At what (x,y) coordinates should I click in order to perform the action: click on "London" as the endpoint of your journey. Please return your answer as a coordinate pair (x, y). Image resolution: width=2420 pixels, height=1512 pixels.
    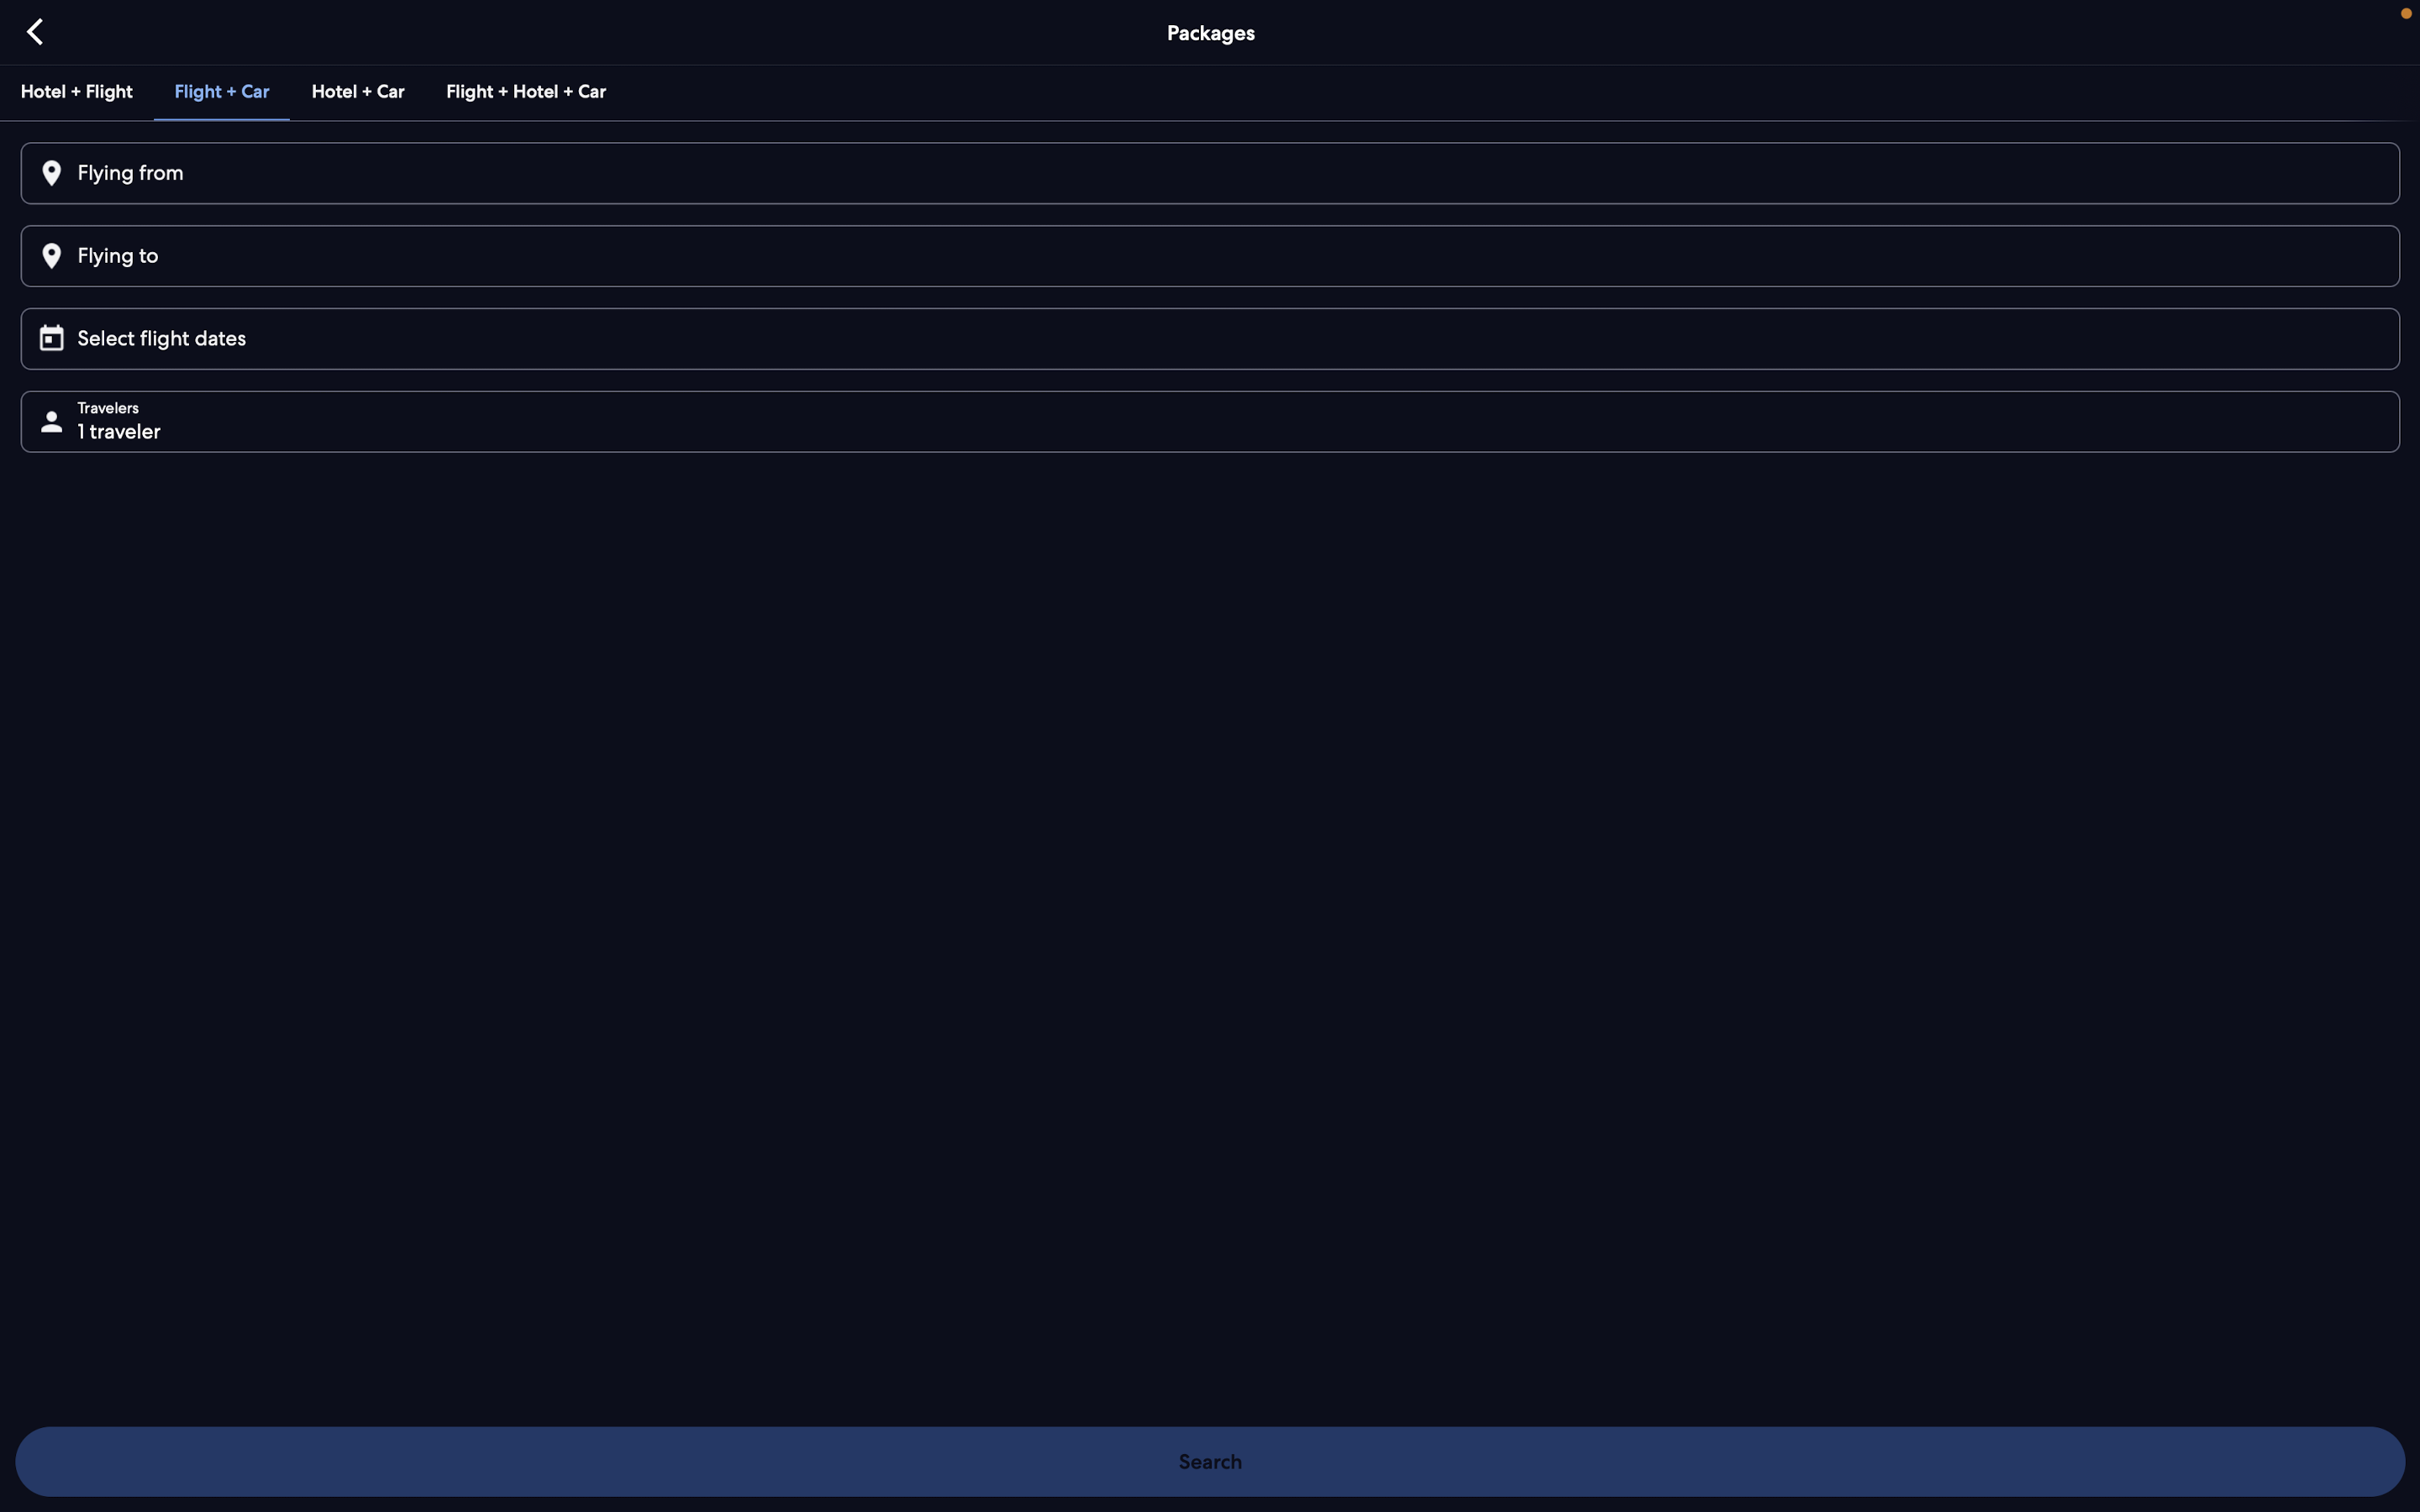
    Looking at the image, I should click on (1207, 255).